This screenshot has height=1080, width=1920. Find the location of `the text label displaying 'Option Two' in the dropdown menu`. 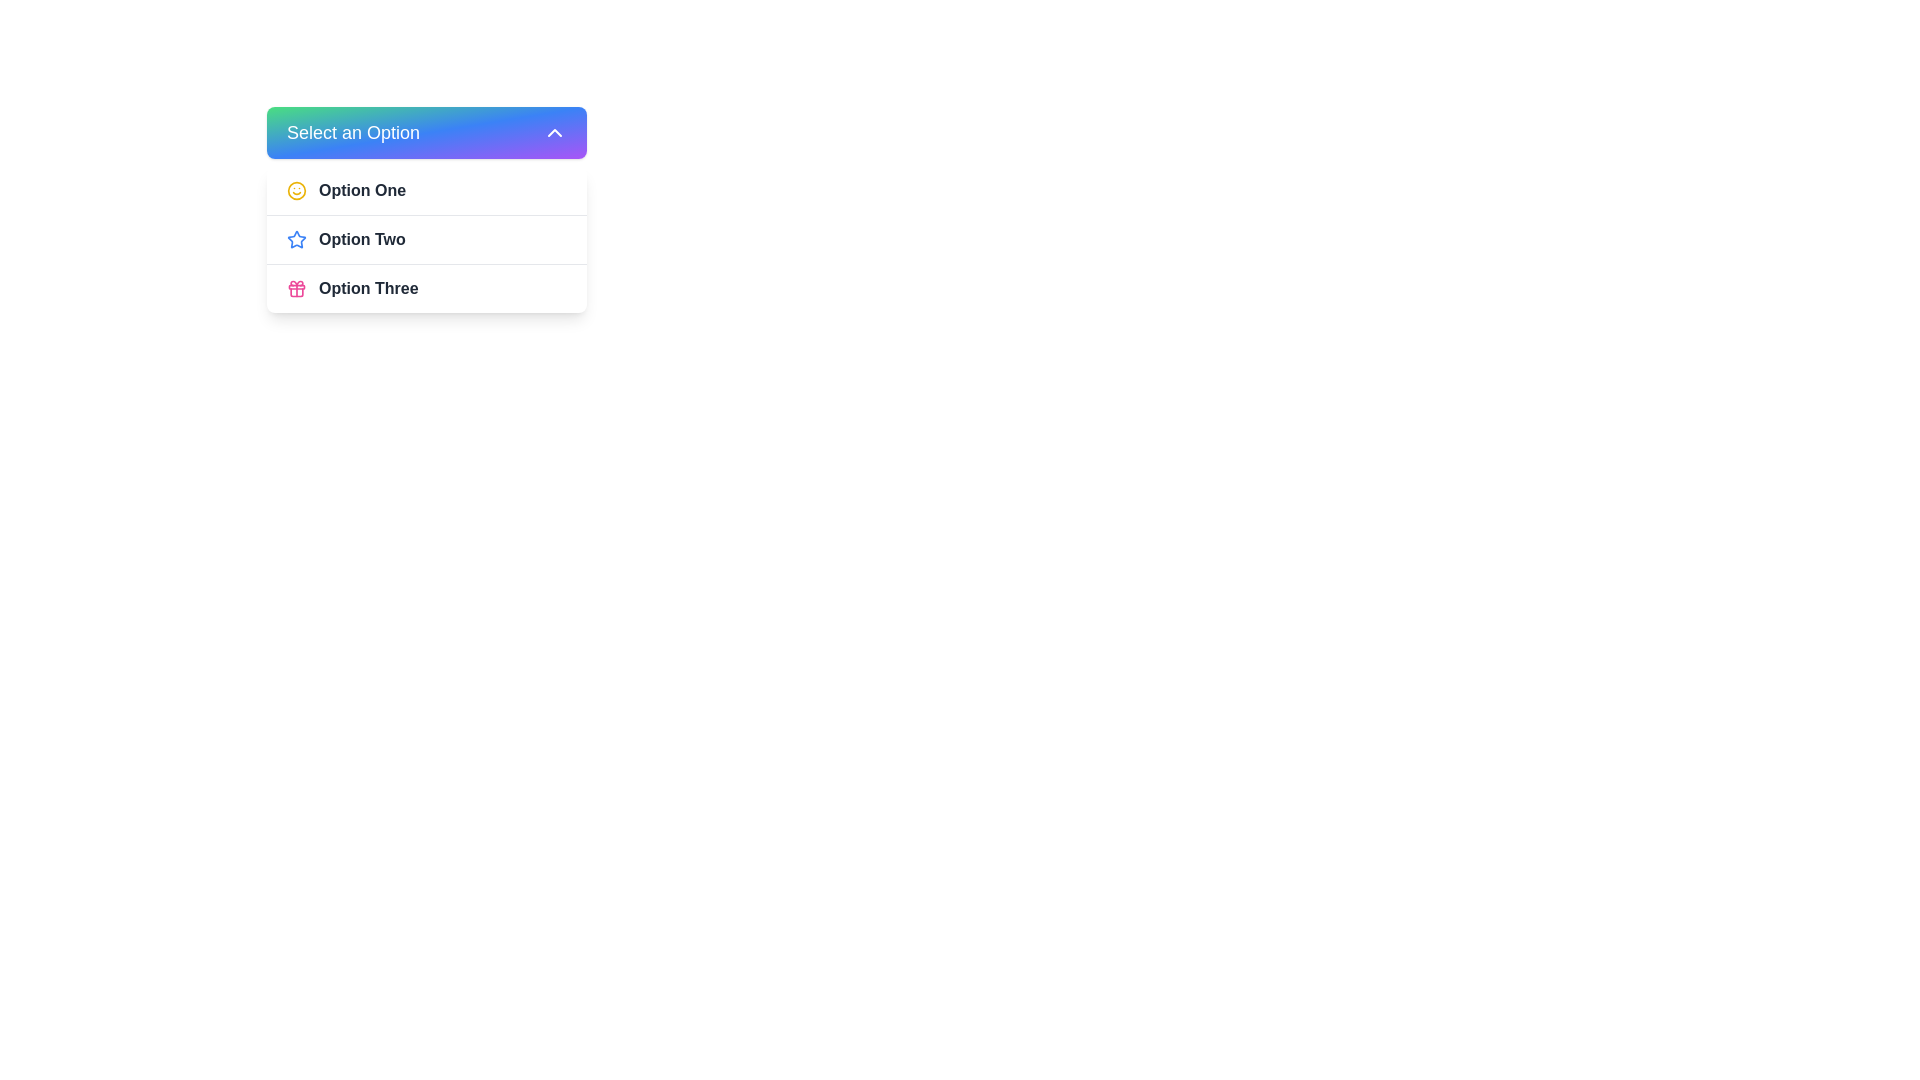

the text label displaying 'Option Two' in the dropdown menu is located at coordinates (362, 238).